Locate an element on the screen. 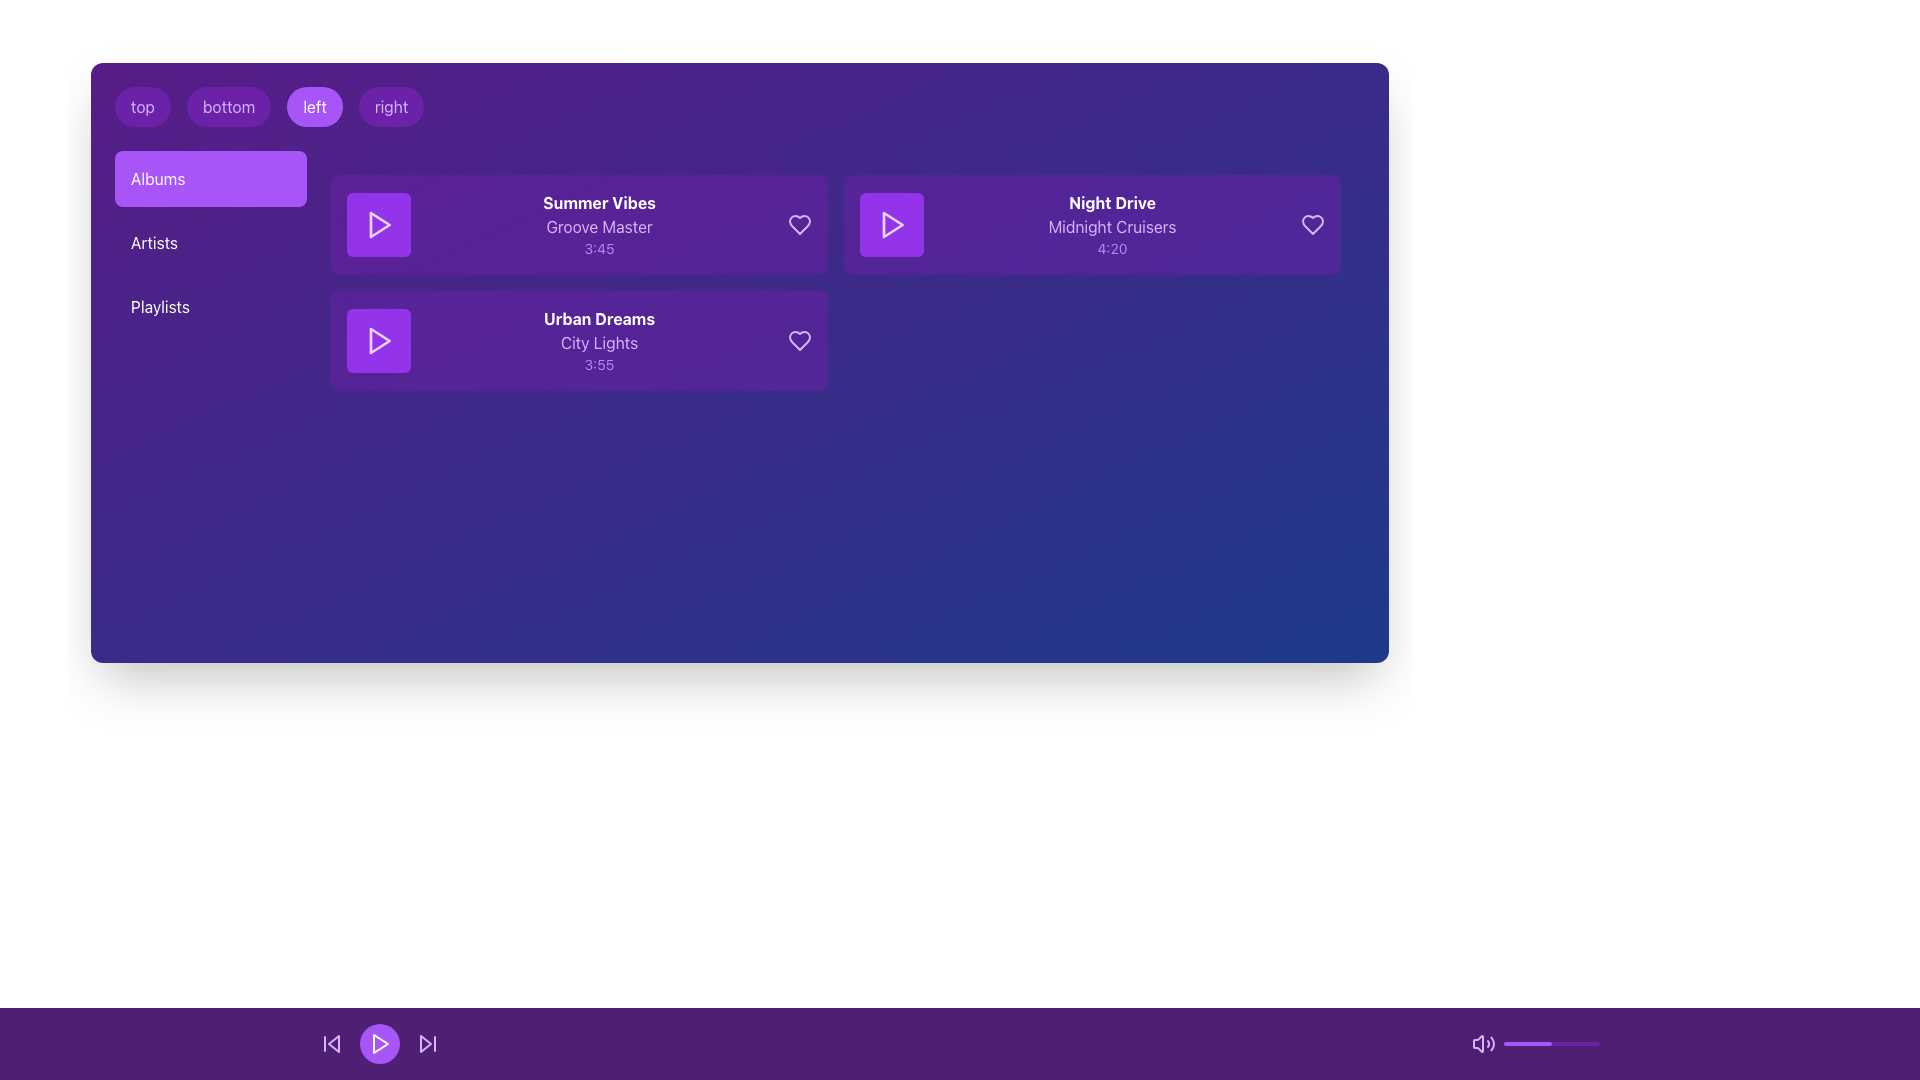 The width and height of the screenshot is (1920, 1080). the play button icon for the 'Night Drive' song is located at coordinates (892, 224).